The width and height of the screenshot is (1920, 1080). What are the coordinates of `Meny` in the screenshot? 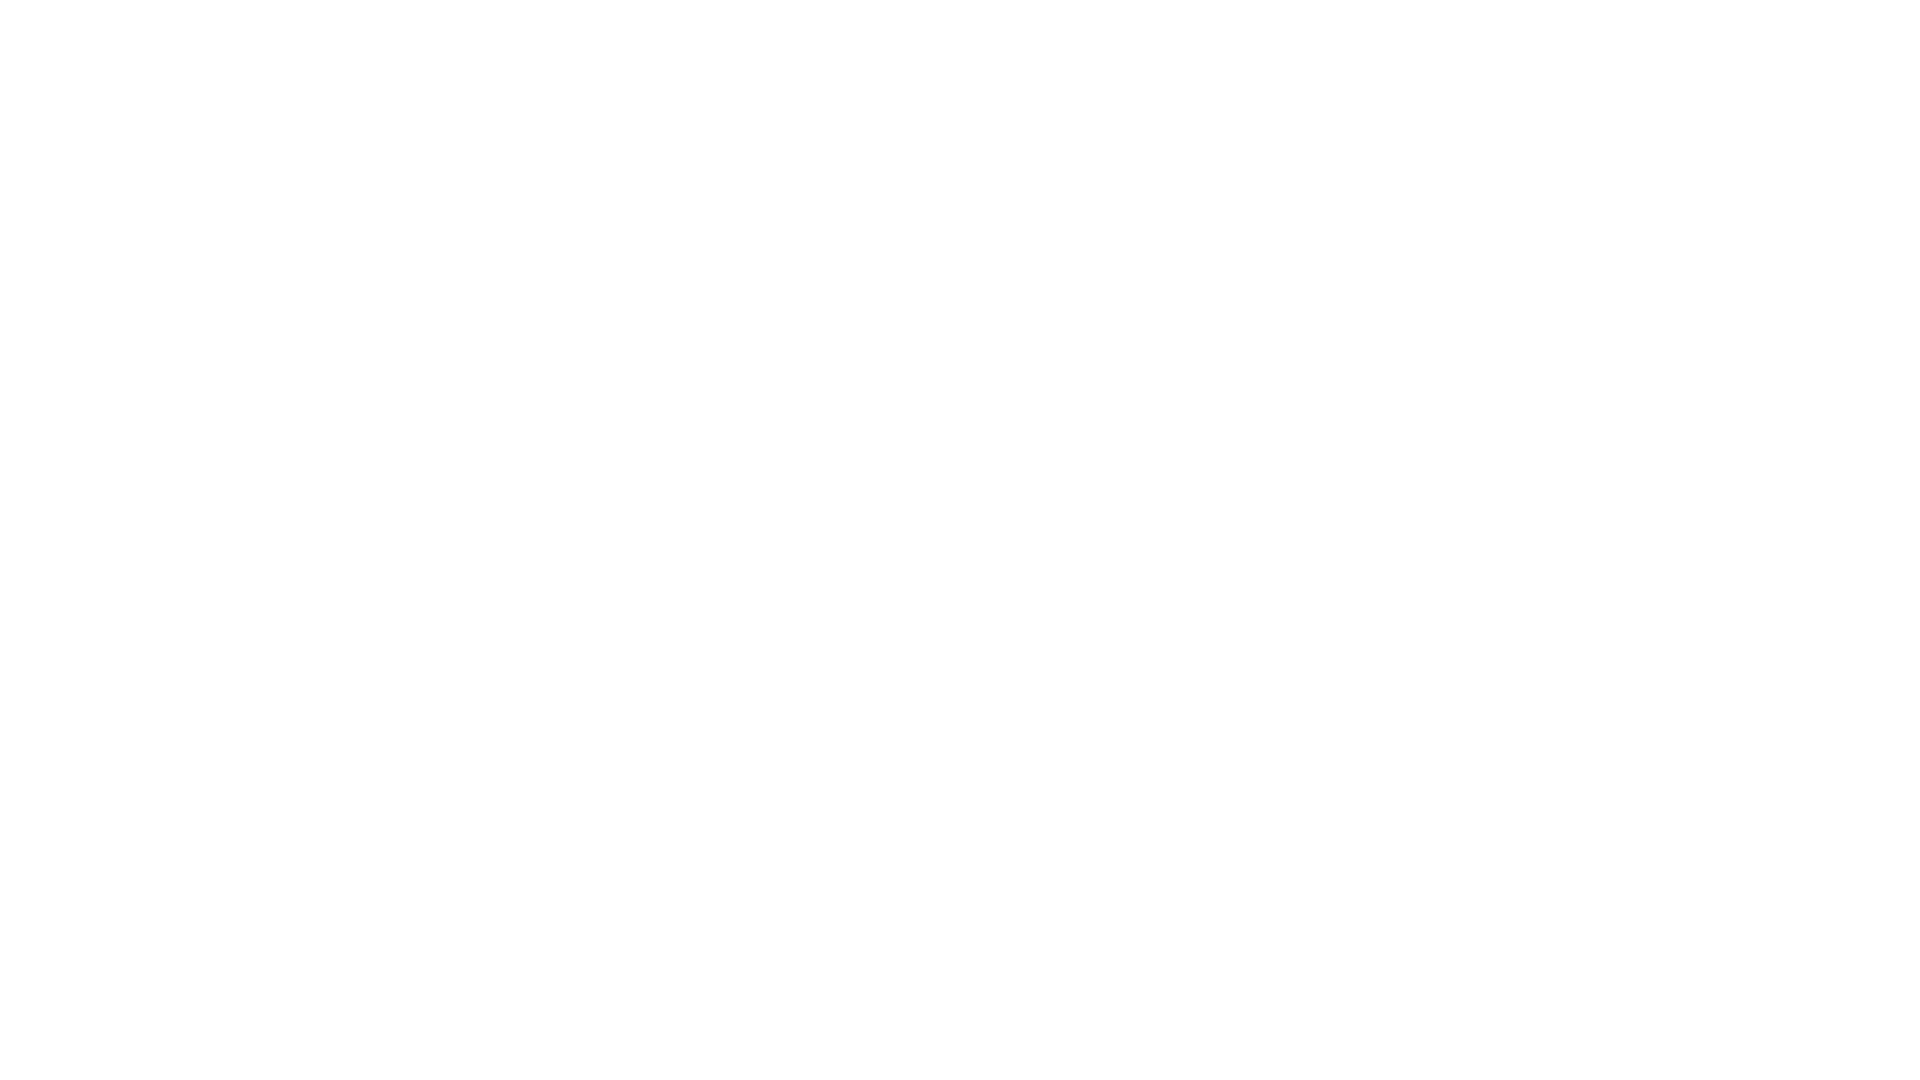 It's located at (1872, 61).